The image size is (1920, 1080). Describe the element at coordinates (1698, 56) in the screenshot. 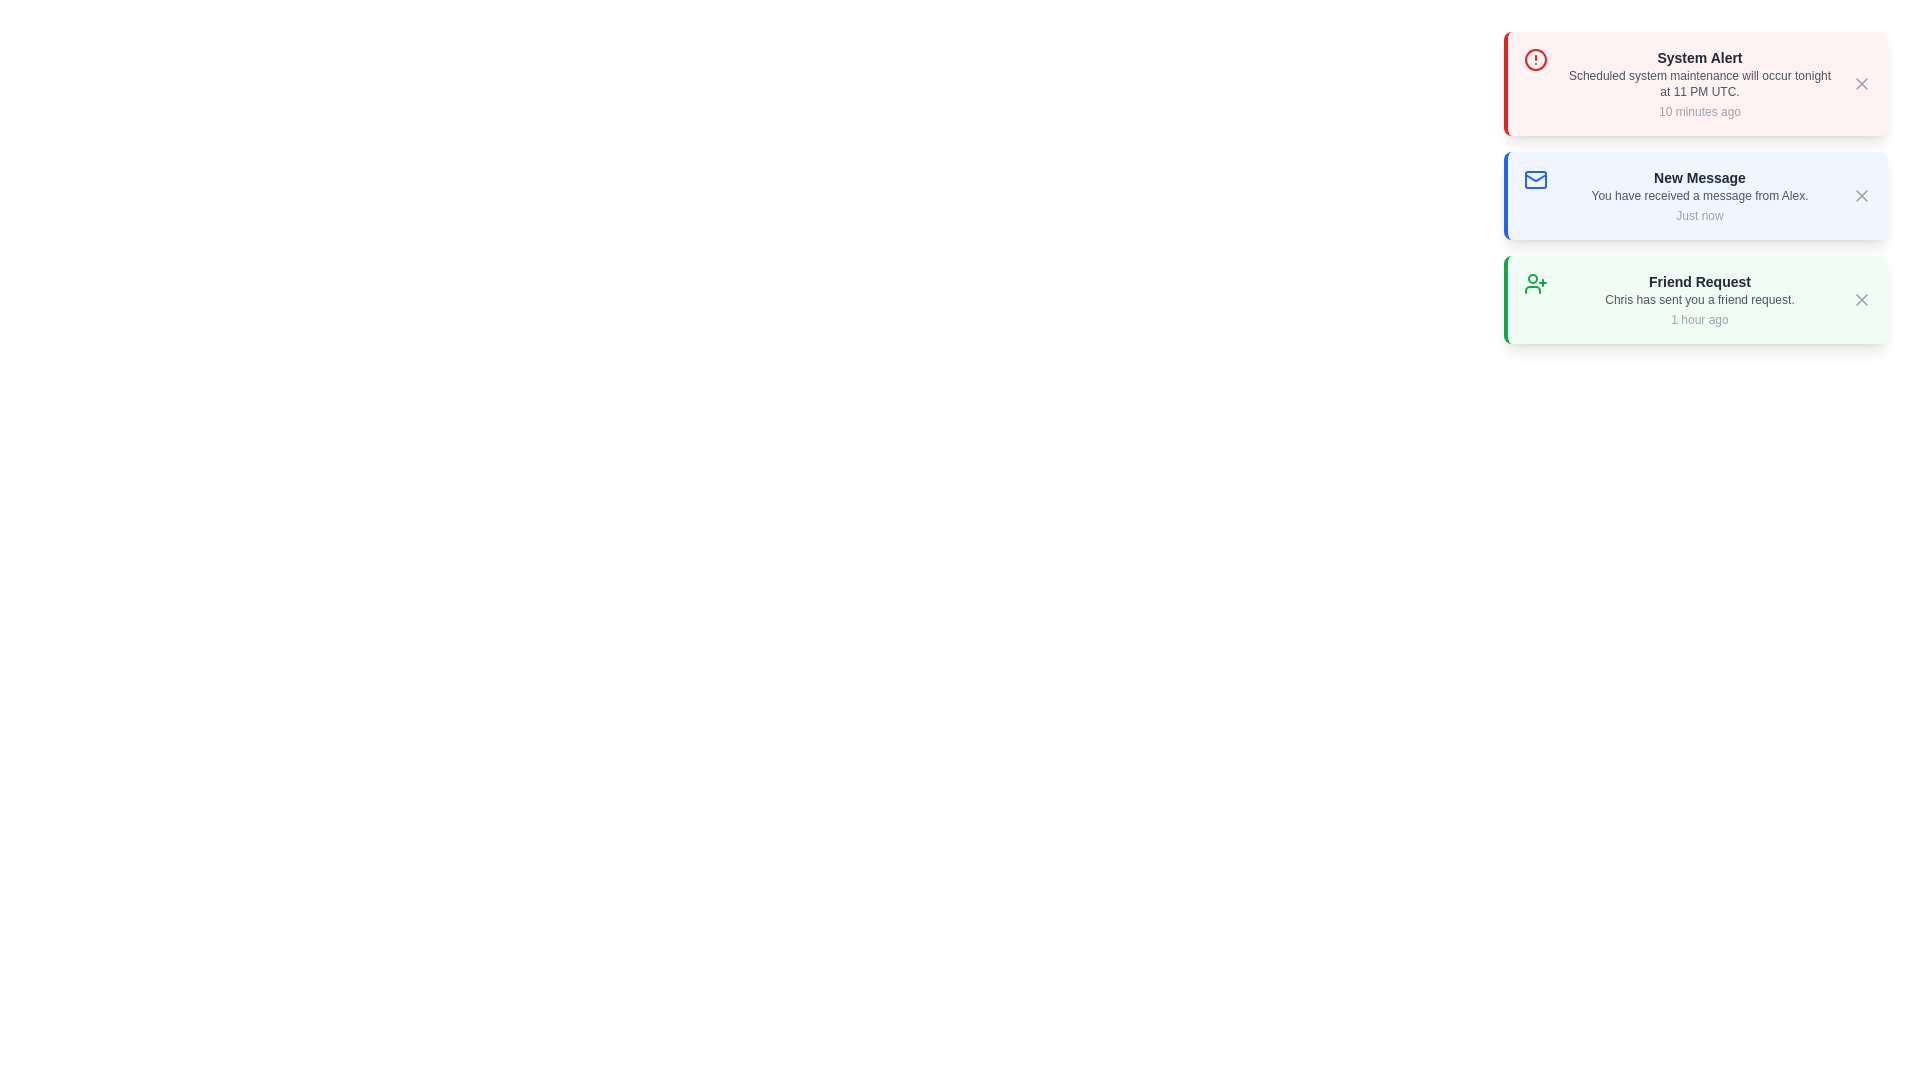

I see `title text that serves as a heading for the associated notice card, located at the top right section of the interface` at that location.